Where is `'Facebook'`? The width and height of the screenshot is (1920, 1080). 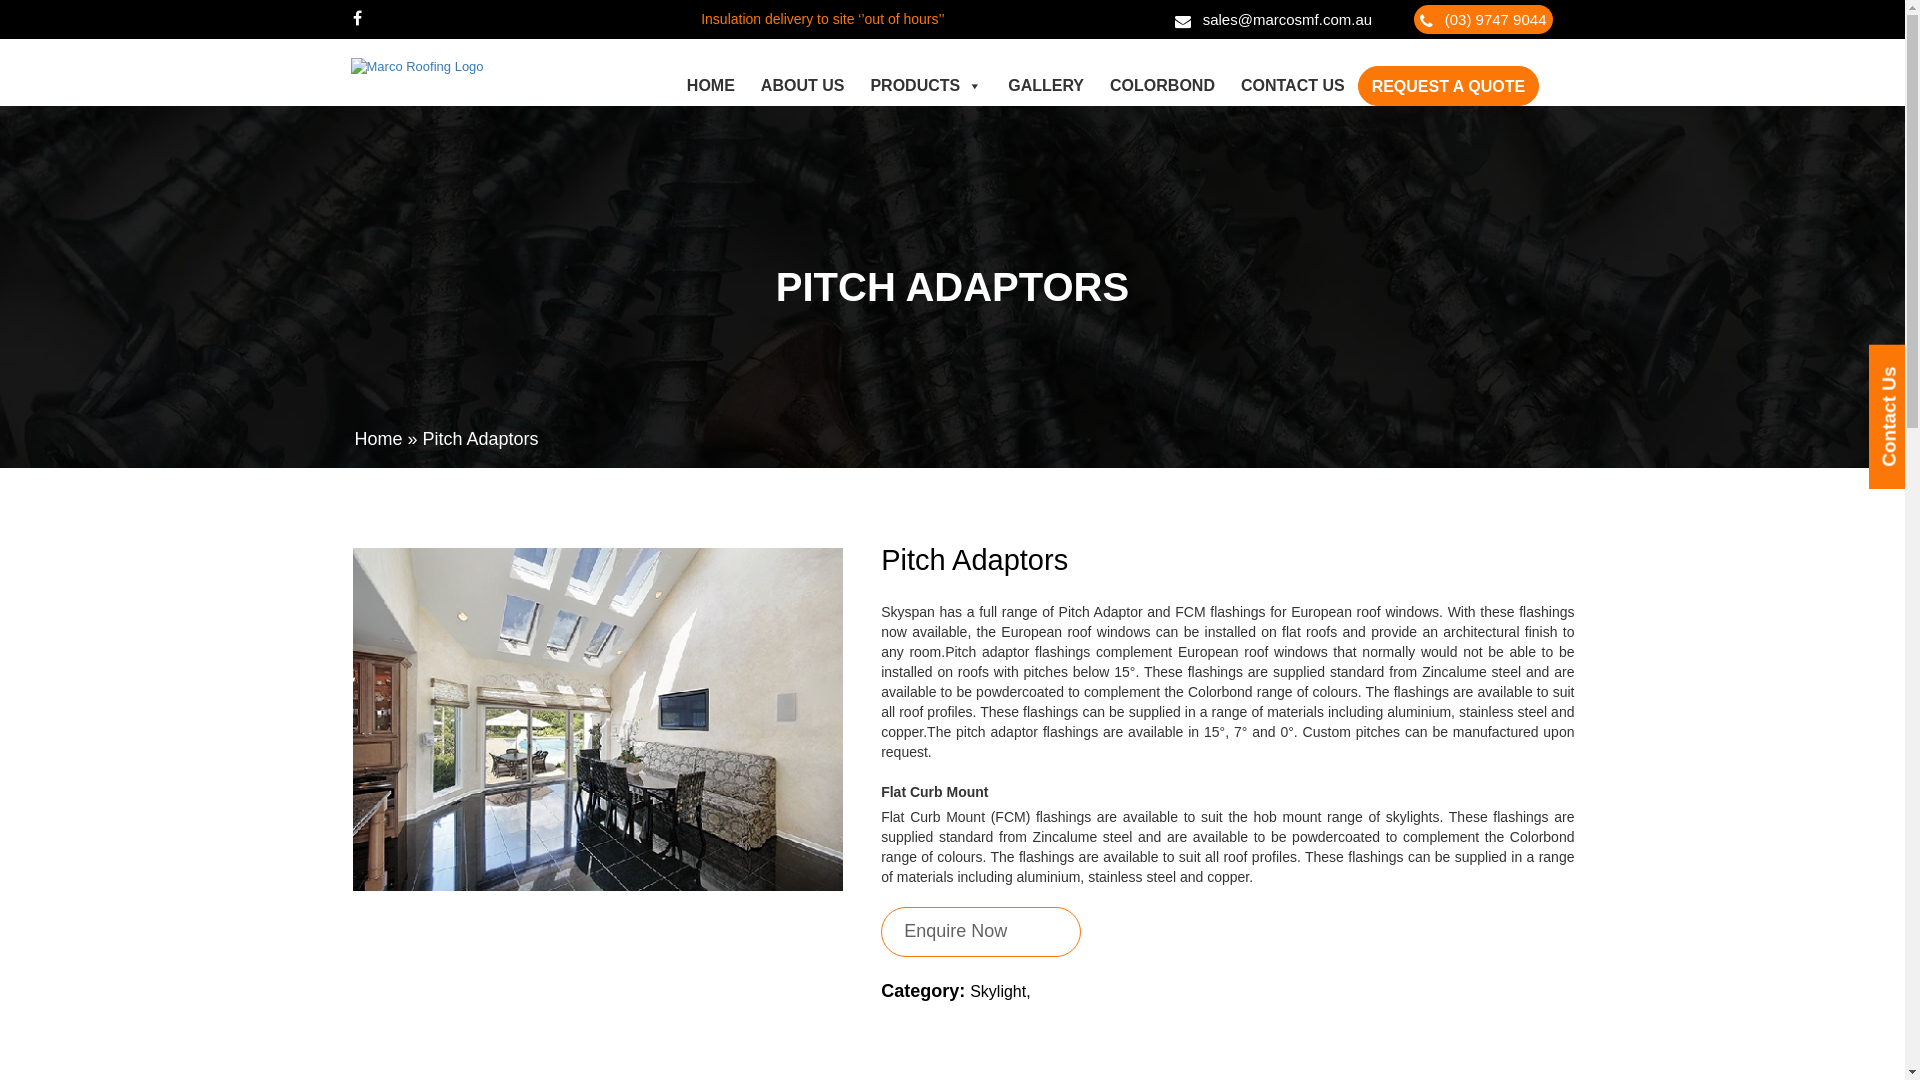 'Facebook' is located at coordinates (351, 19).